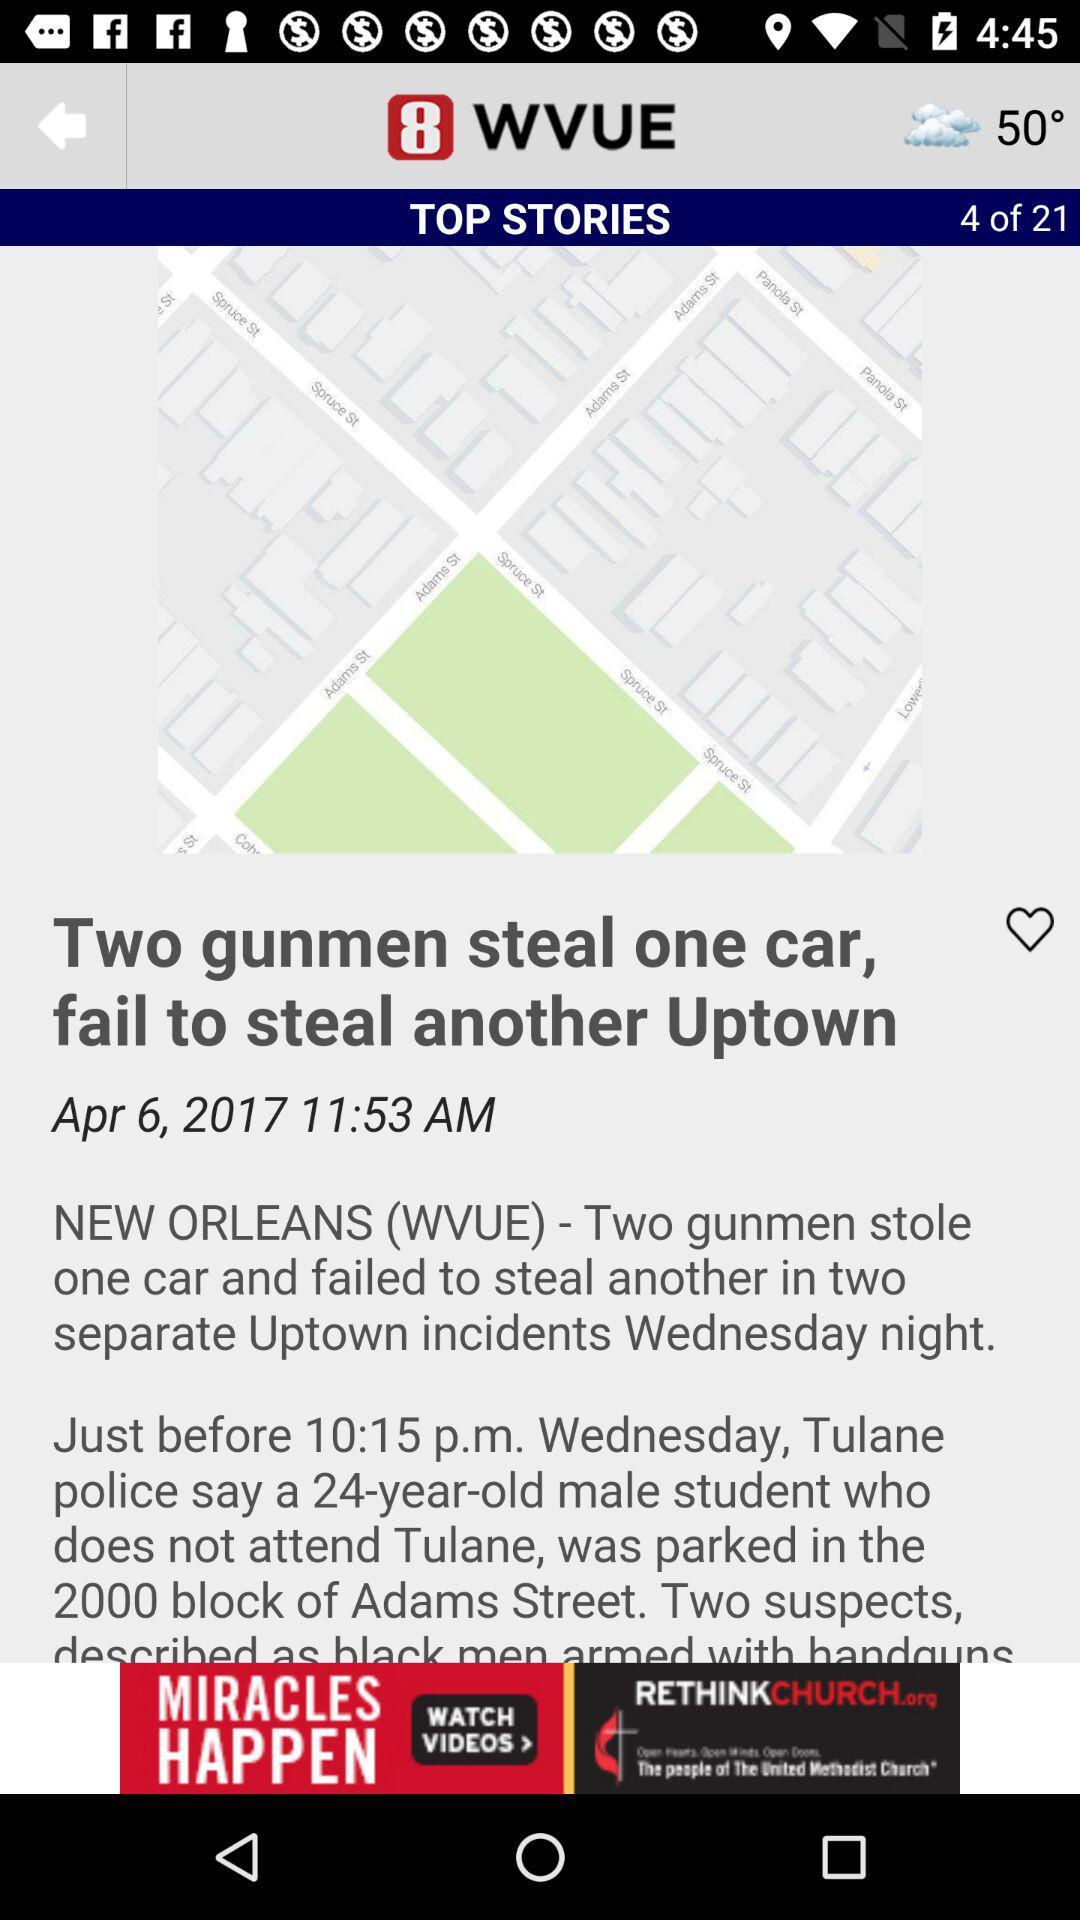 The image size is (1080, 1920). I want to click on the arrow_backward icon, so click(61, 124).